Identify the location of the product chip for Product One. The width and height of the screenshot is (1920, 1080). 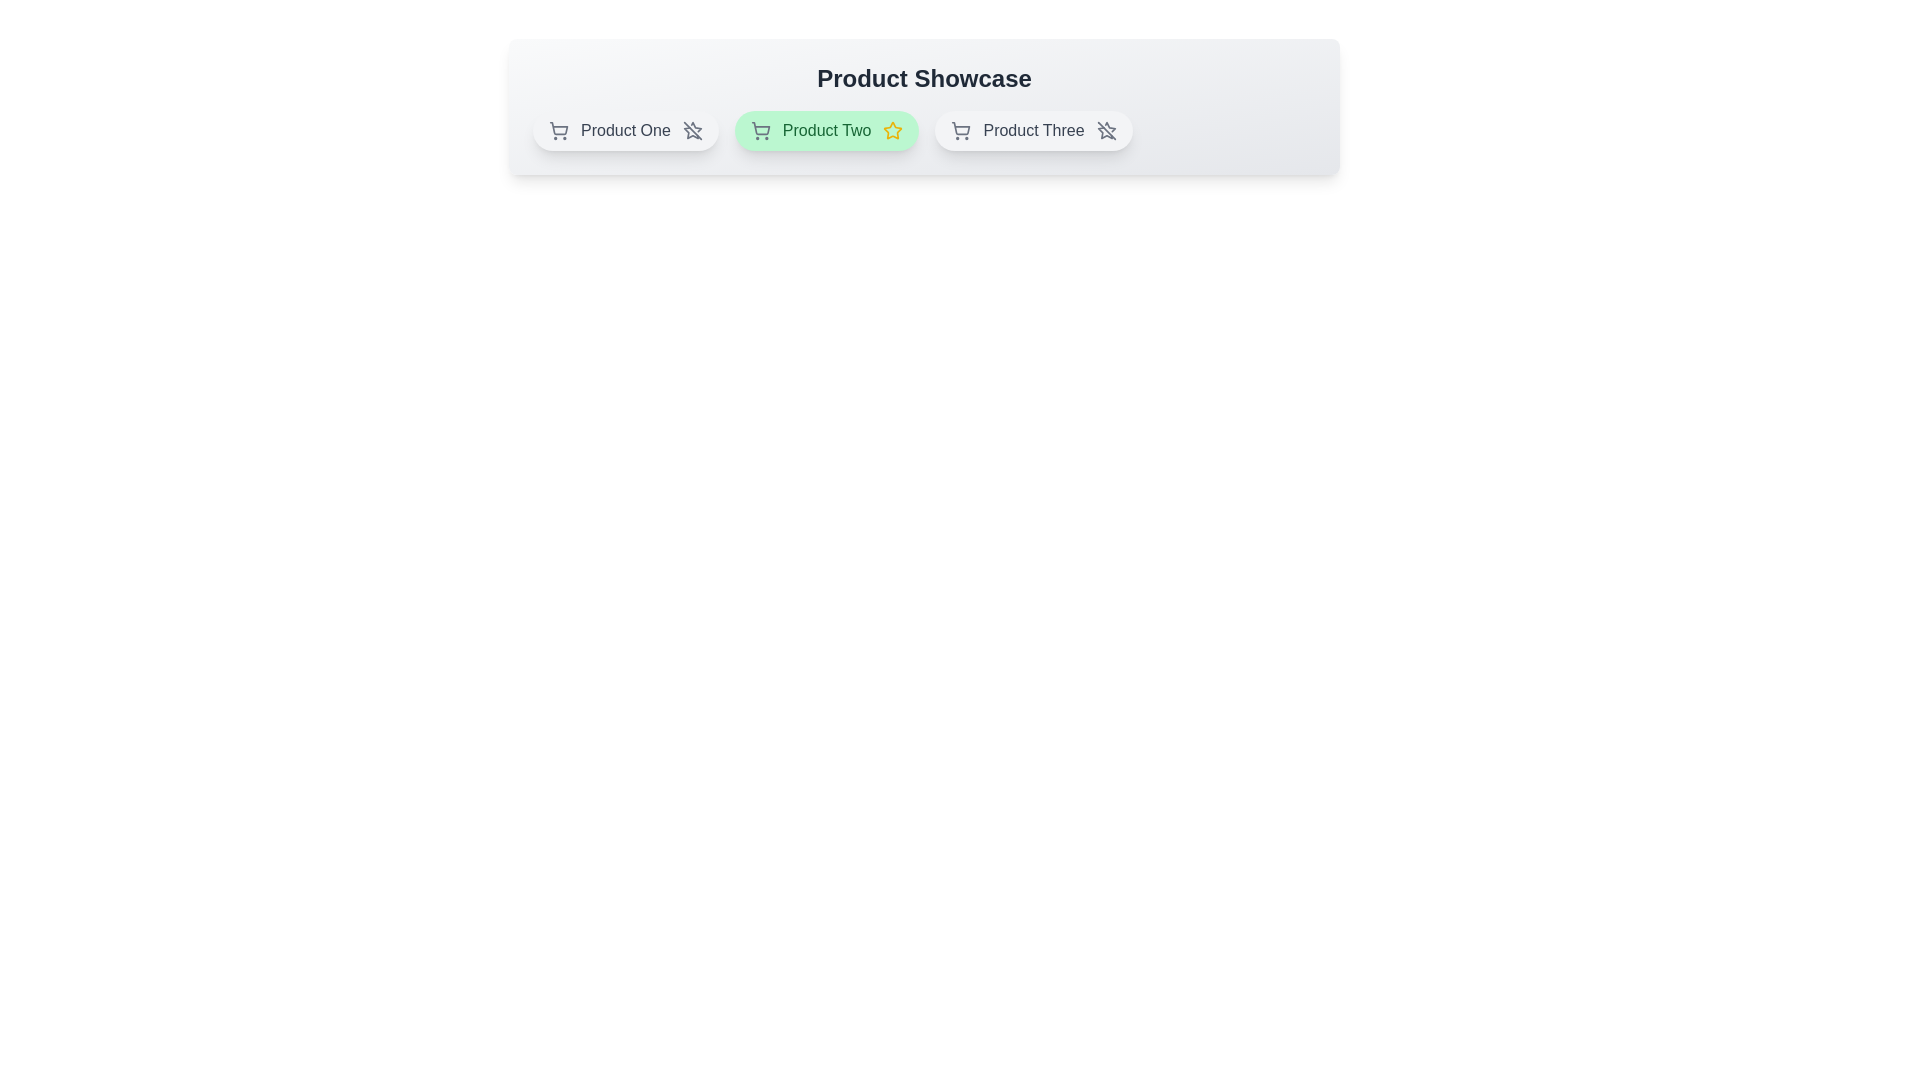
(623, 131).